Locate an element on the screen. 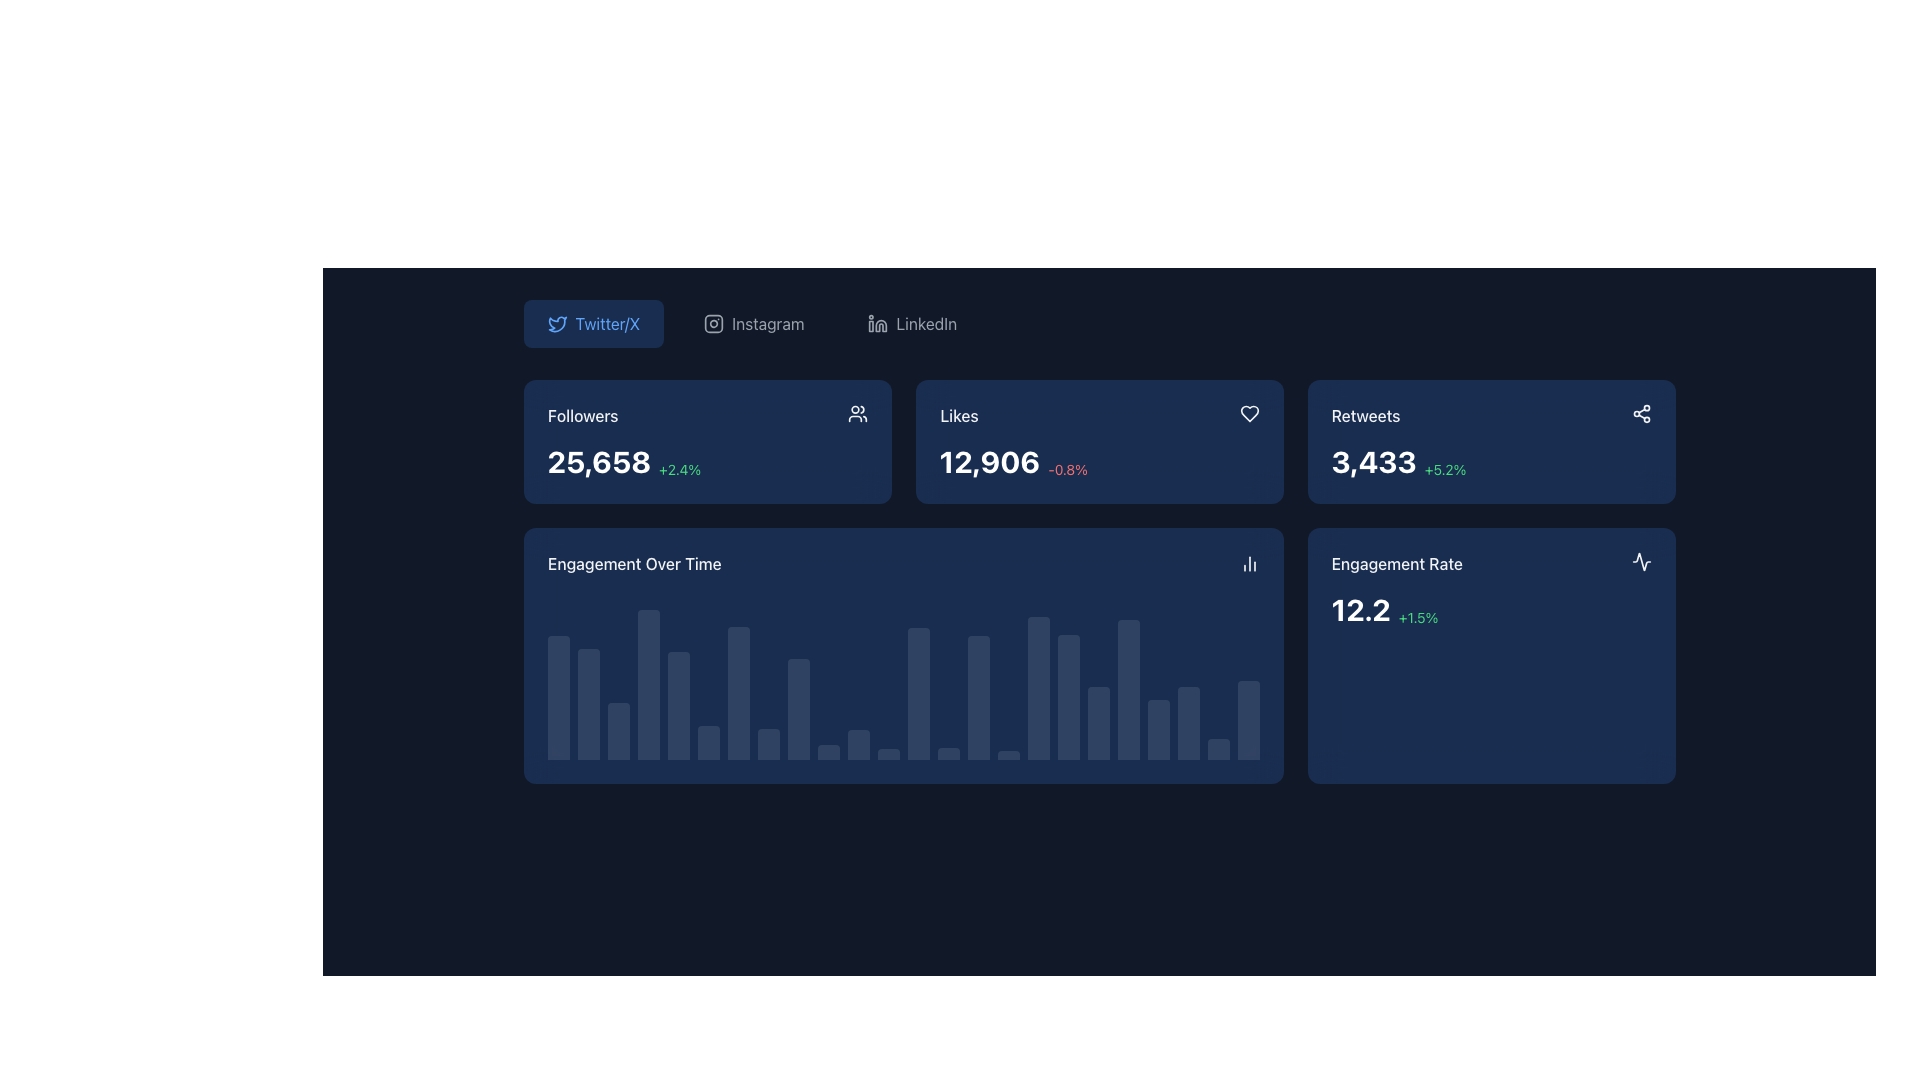 The height and width of the screenshot is (1080, 1920). the 13th vertical bar in the bar chart located beneath the 'Engagement Over Time' title is located at coordinates (917, 693).